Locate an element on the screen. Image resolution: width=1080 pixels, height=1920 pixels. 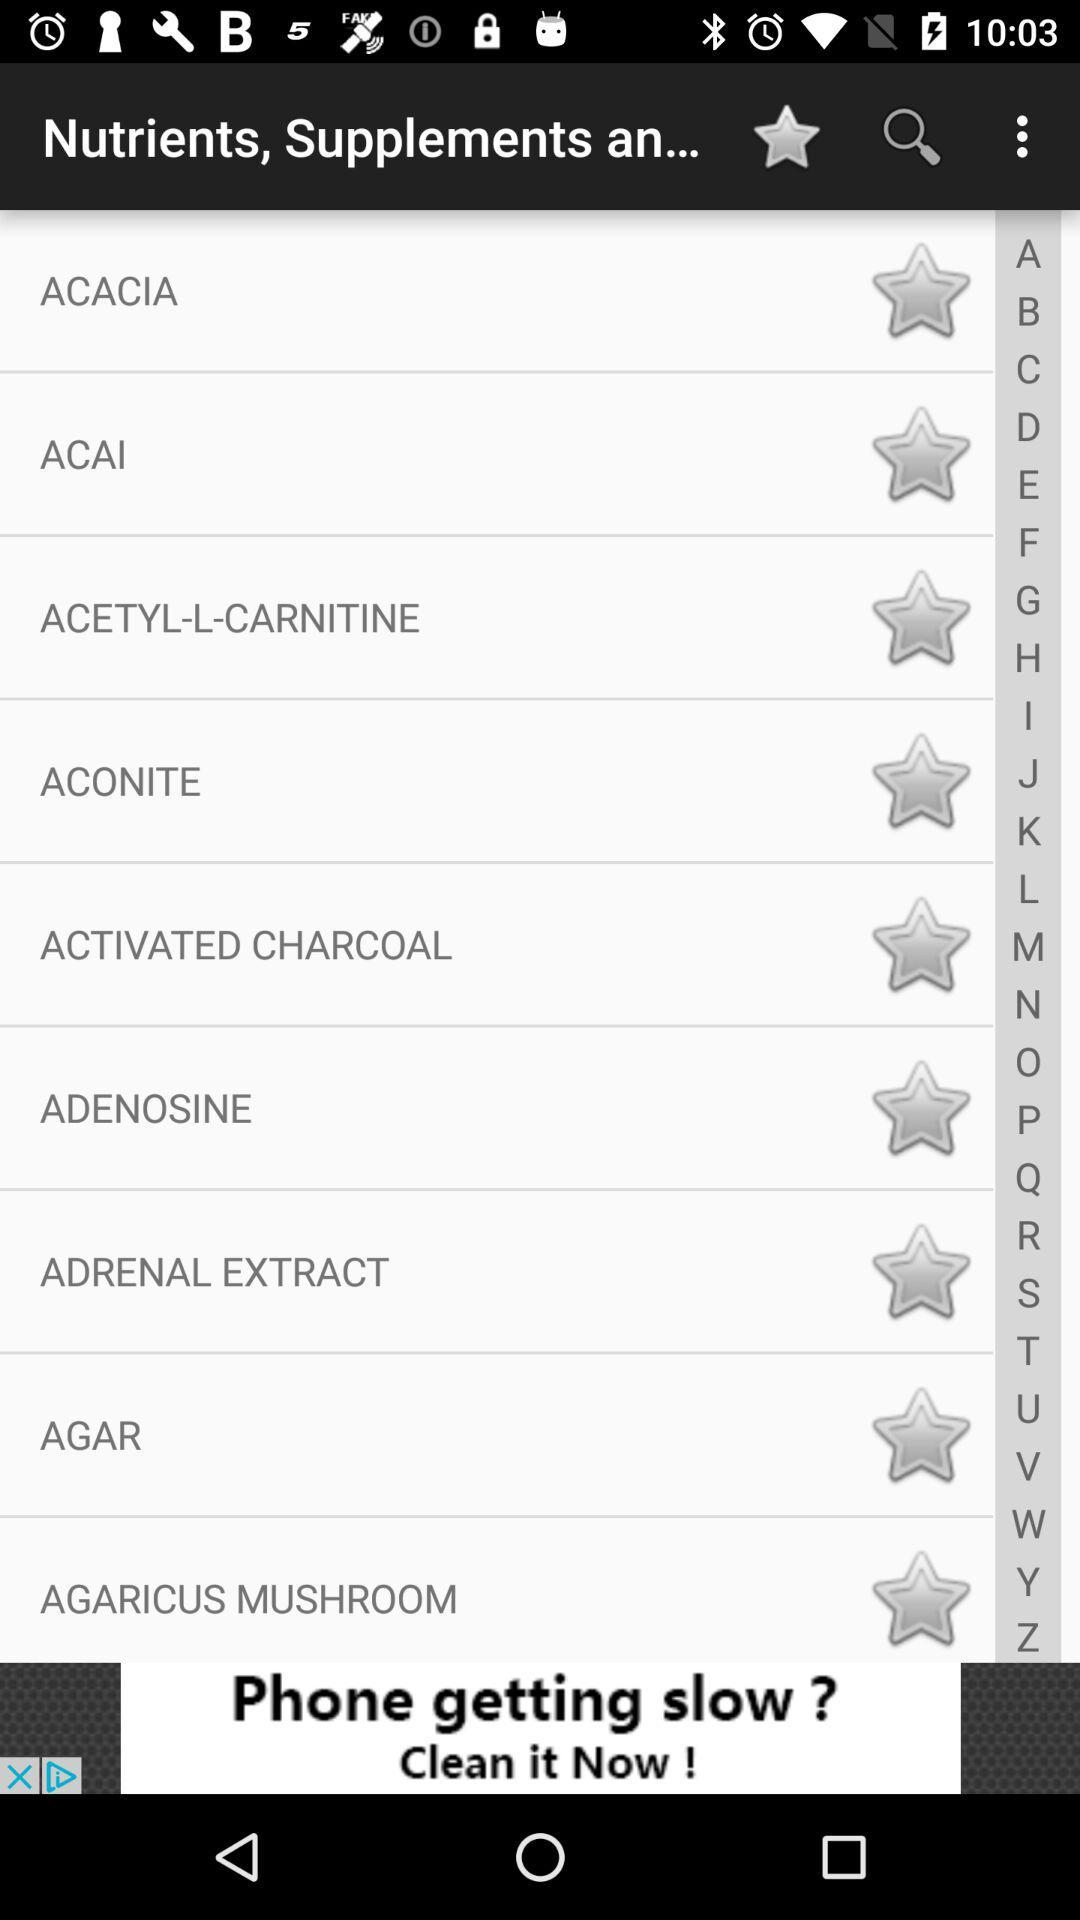
favorite is located at coordinates (920, 779).